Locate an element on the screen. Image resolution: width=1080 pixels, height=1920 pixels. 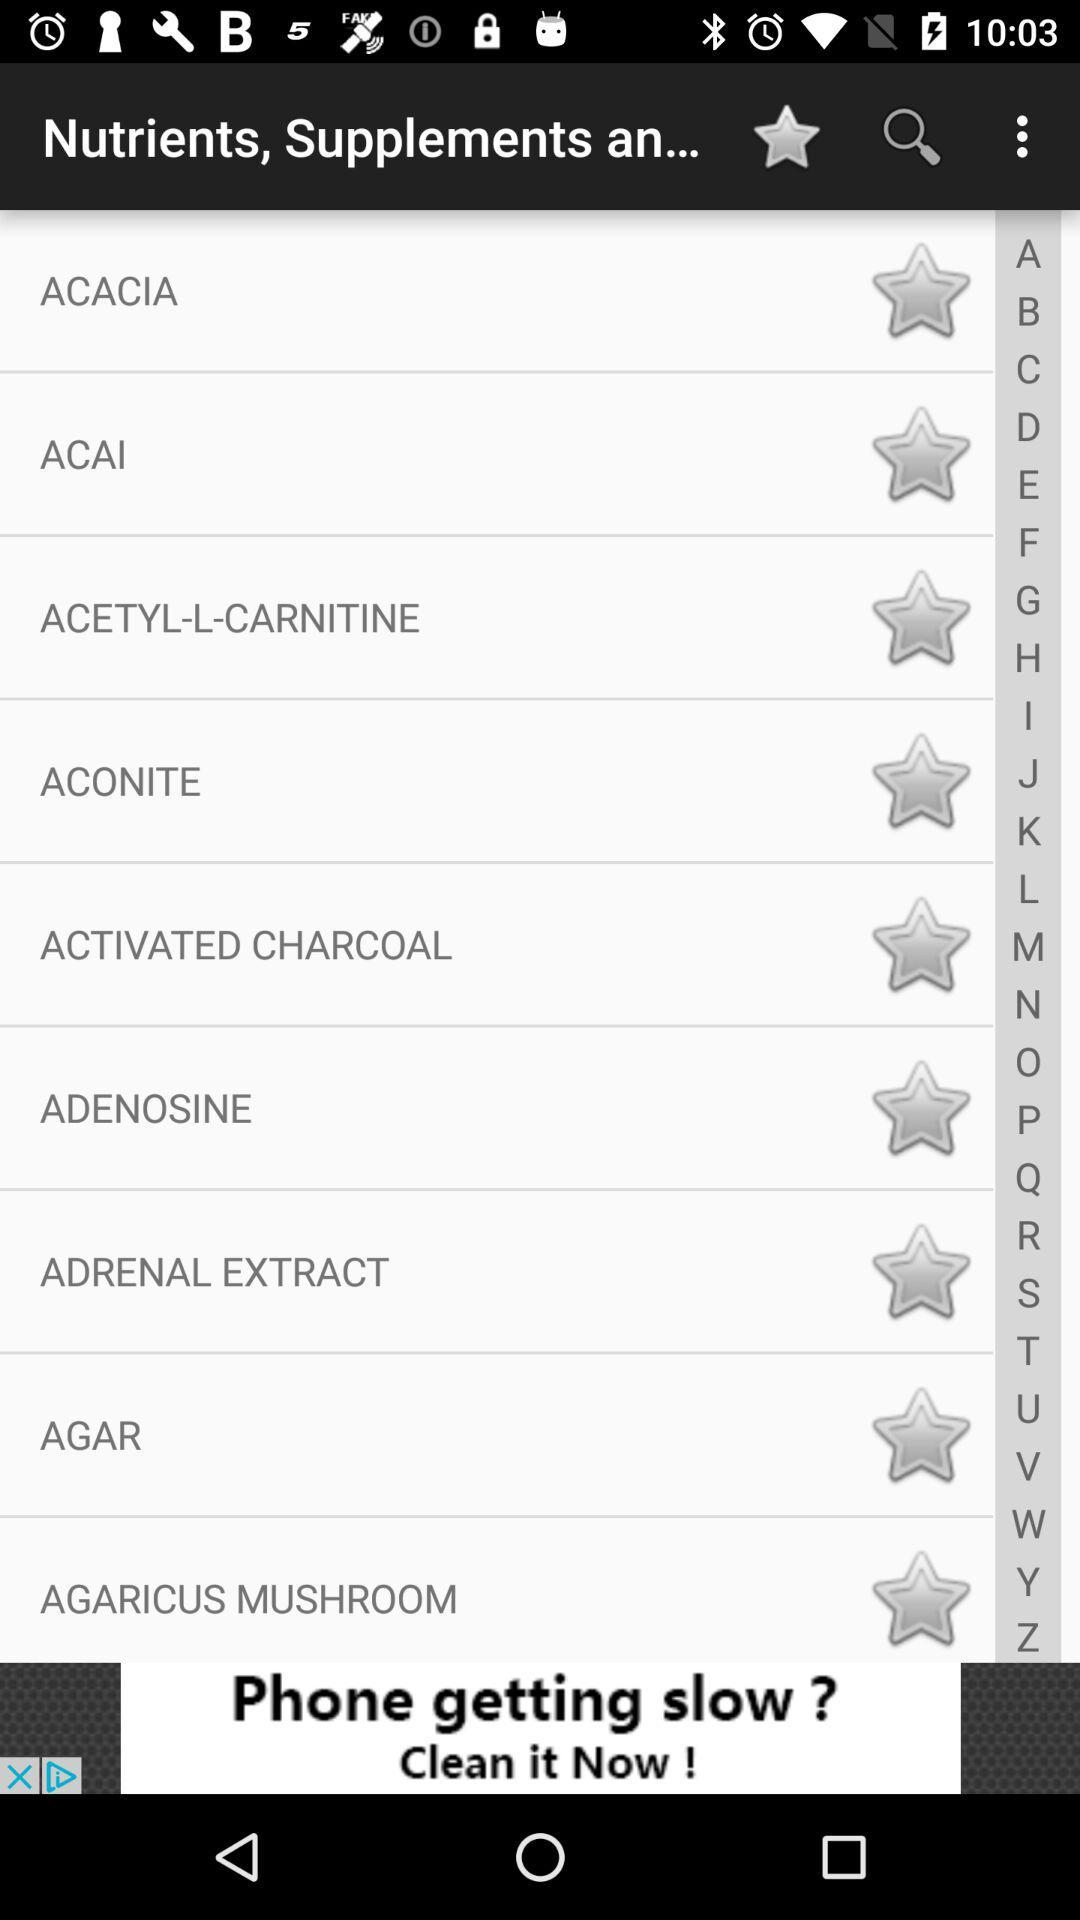
favorite is located at coordinates (920, 779).